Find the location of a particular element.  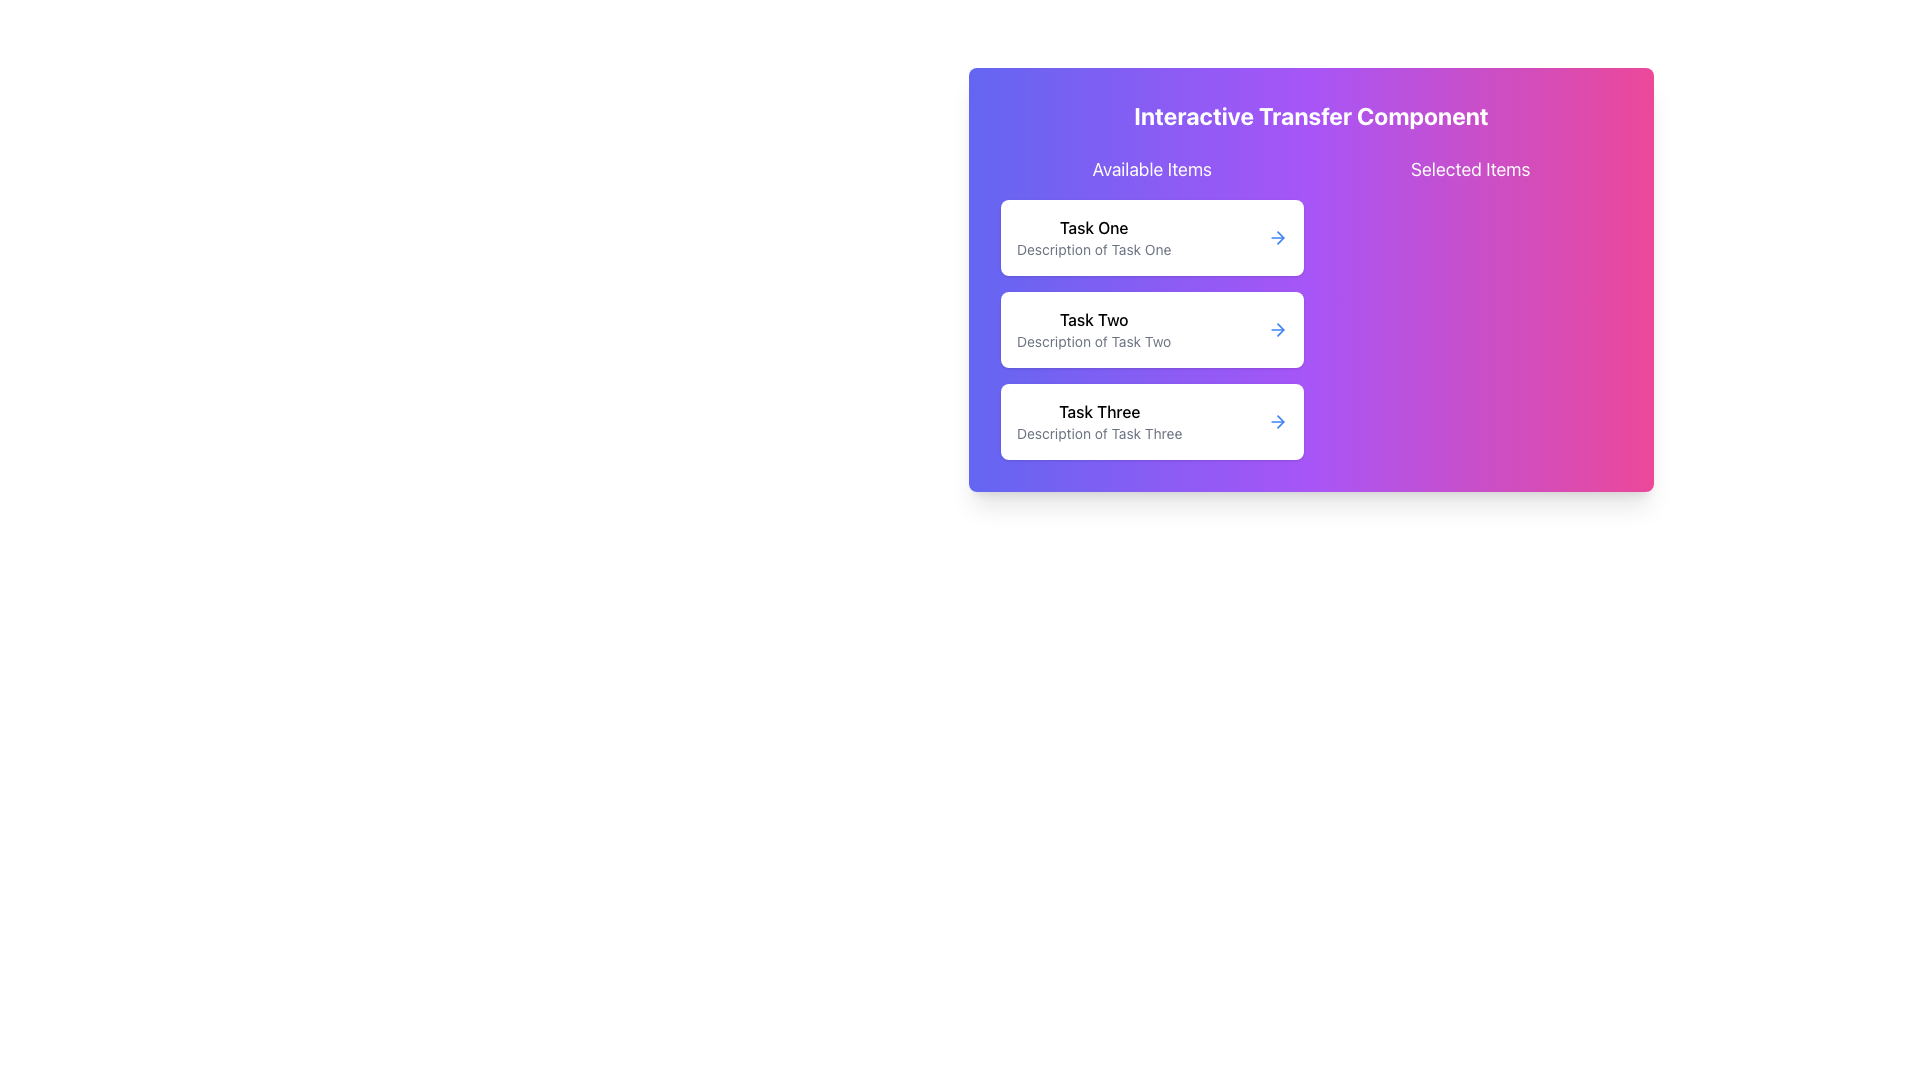

the descriptive text label providing information about 'Task Two', which is located beneath the 'Task Two' label in the 'Available Items' section is located at coordinates (1093, 341).